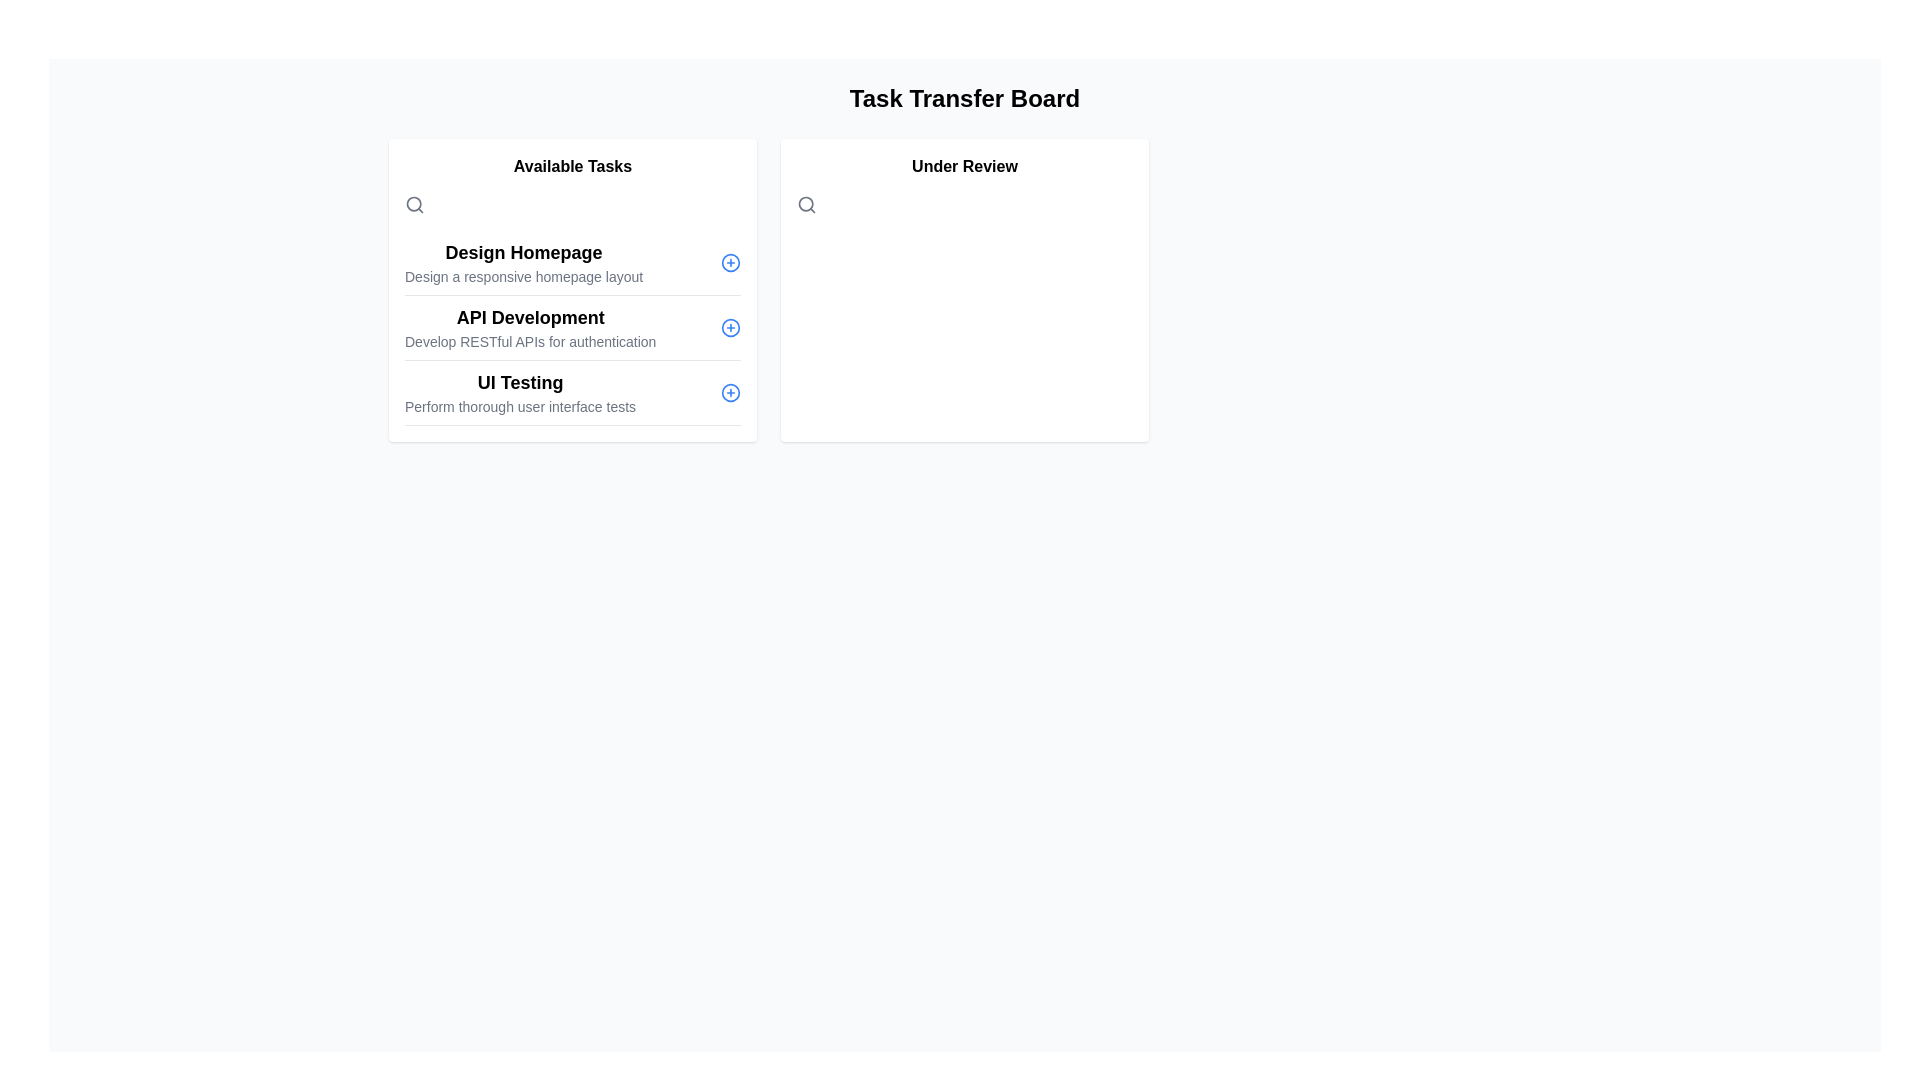  Describe the element at coordinates (571, 393) in the screenshot. I see `the third task item in the 'Available Tasks' section` at that location.